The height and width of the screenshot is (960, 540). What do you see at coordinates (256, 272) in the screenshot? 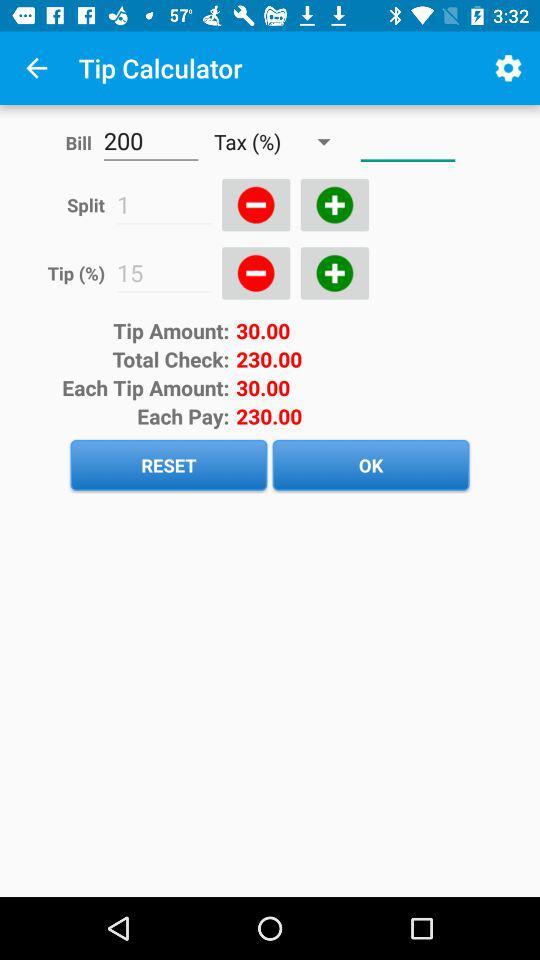
I see `zoom` at bounding box center [256, 272].